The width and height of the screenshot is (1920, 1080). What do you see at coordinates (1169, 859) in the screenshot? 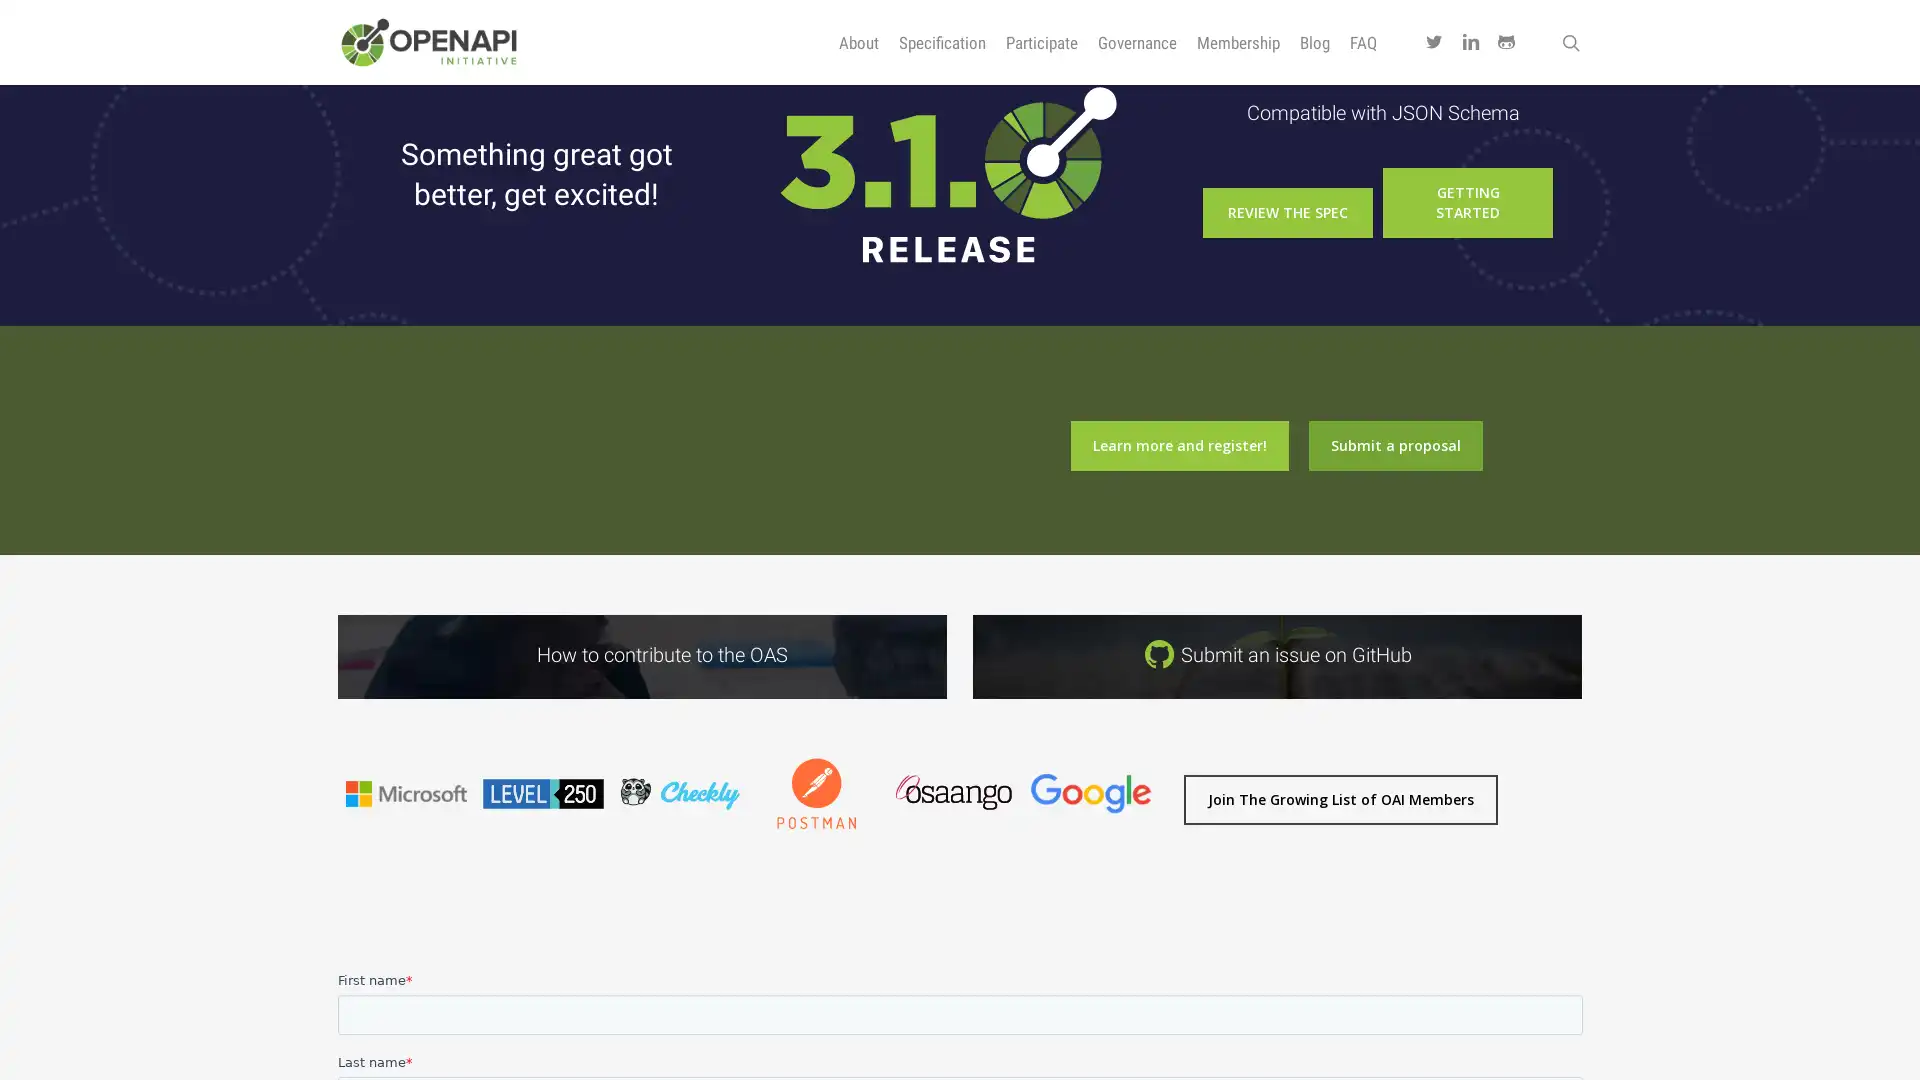
I see `Next` at bounding box center [1169, 859].